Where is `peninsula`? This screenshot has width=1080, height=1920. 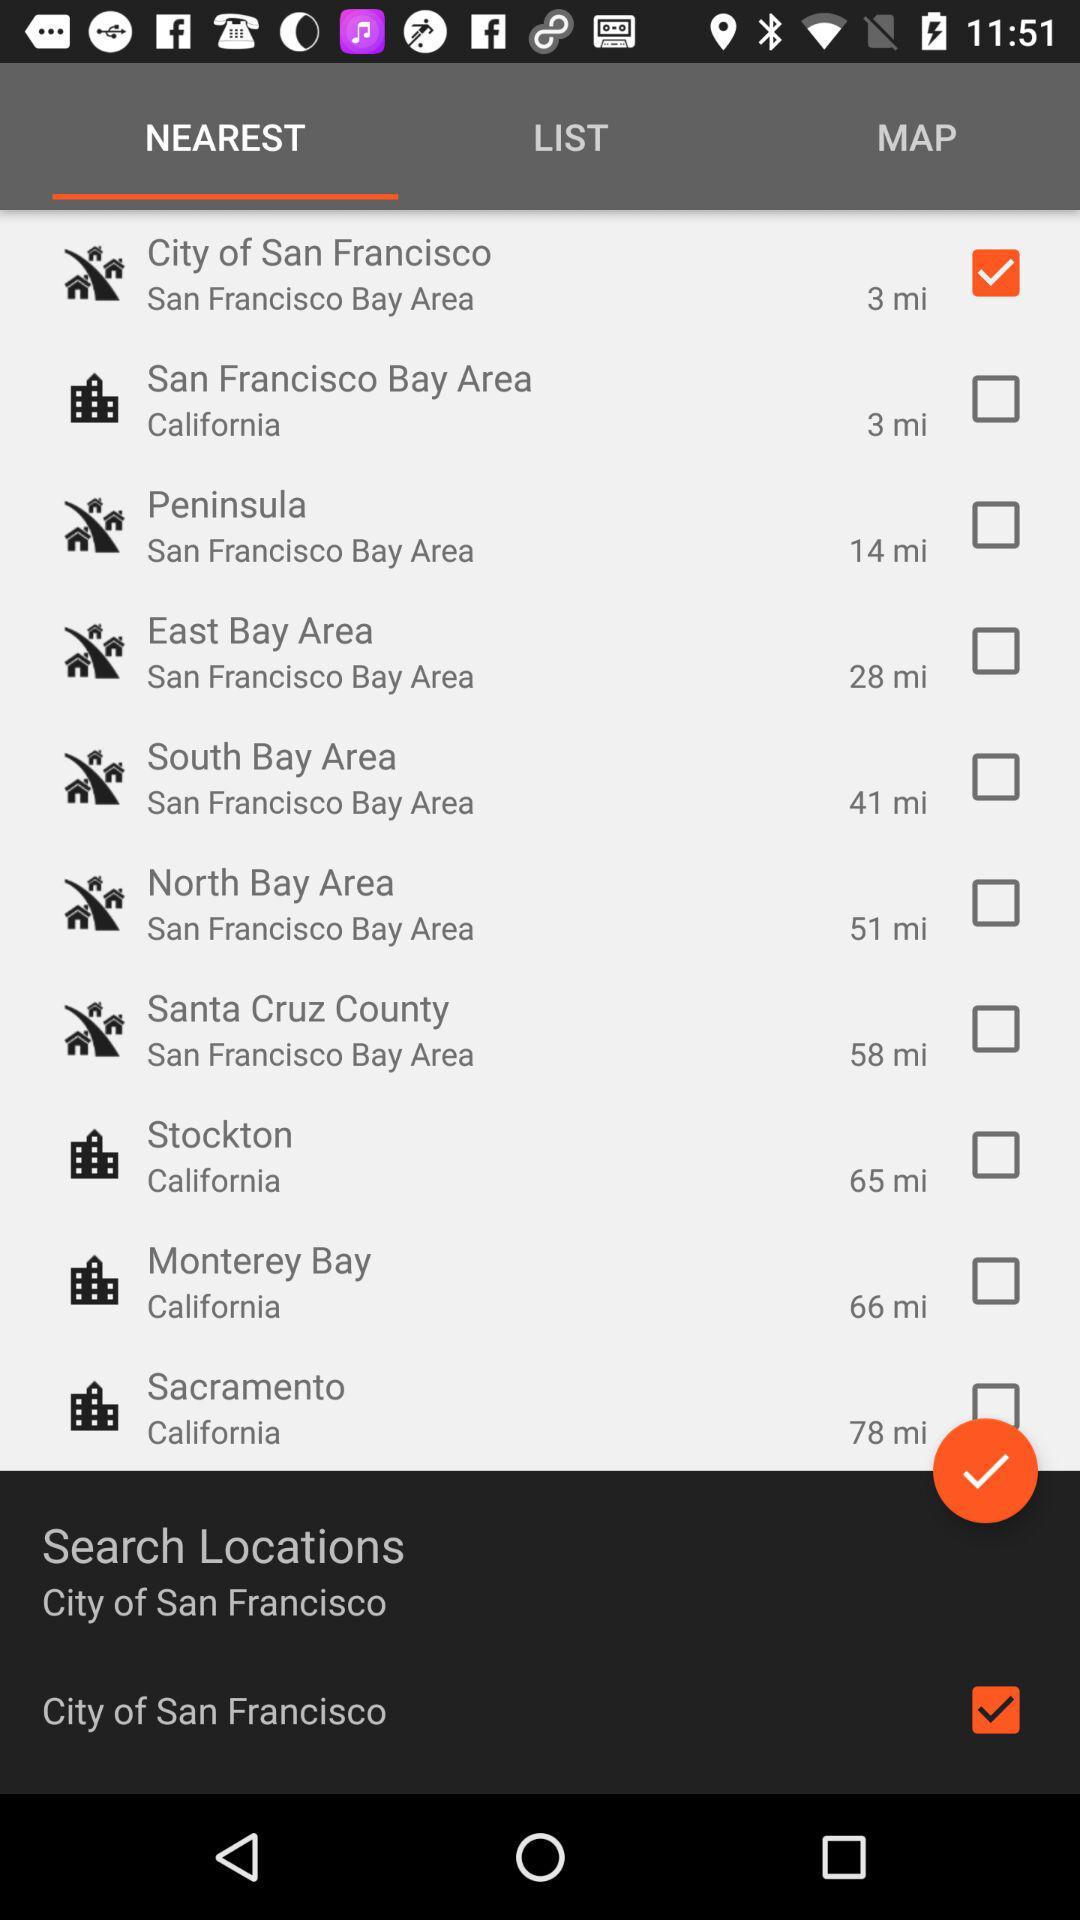 peninsula is located at coordinates (995, 524).